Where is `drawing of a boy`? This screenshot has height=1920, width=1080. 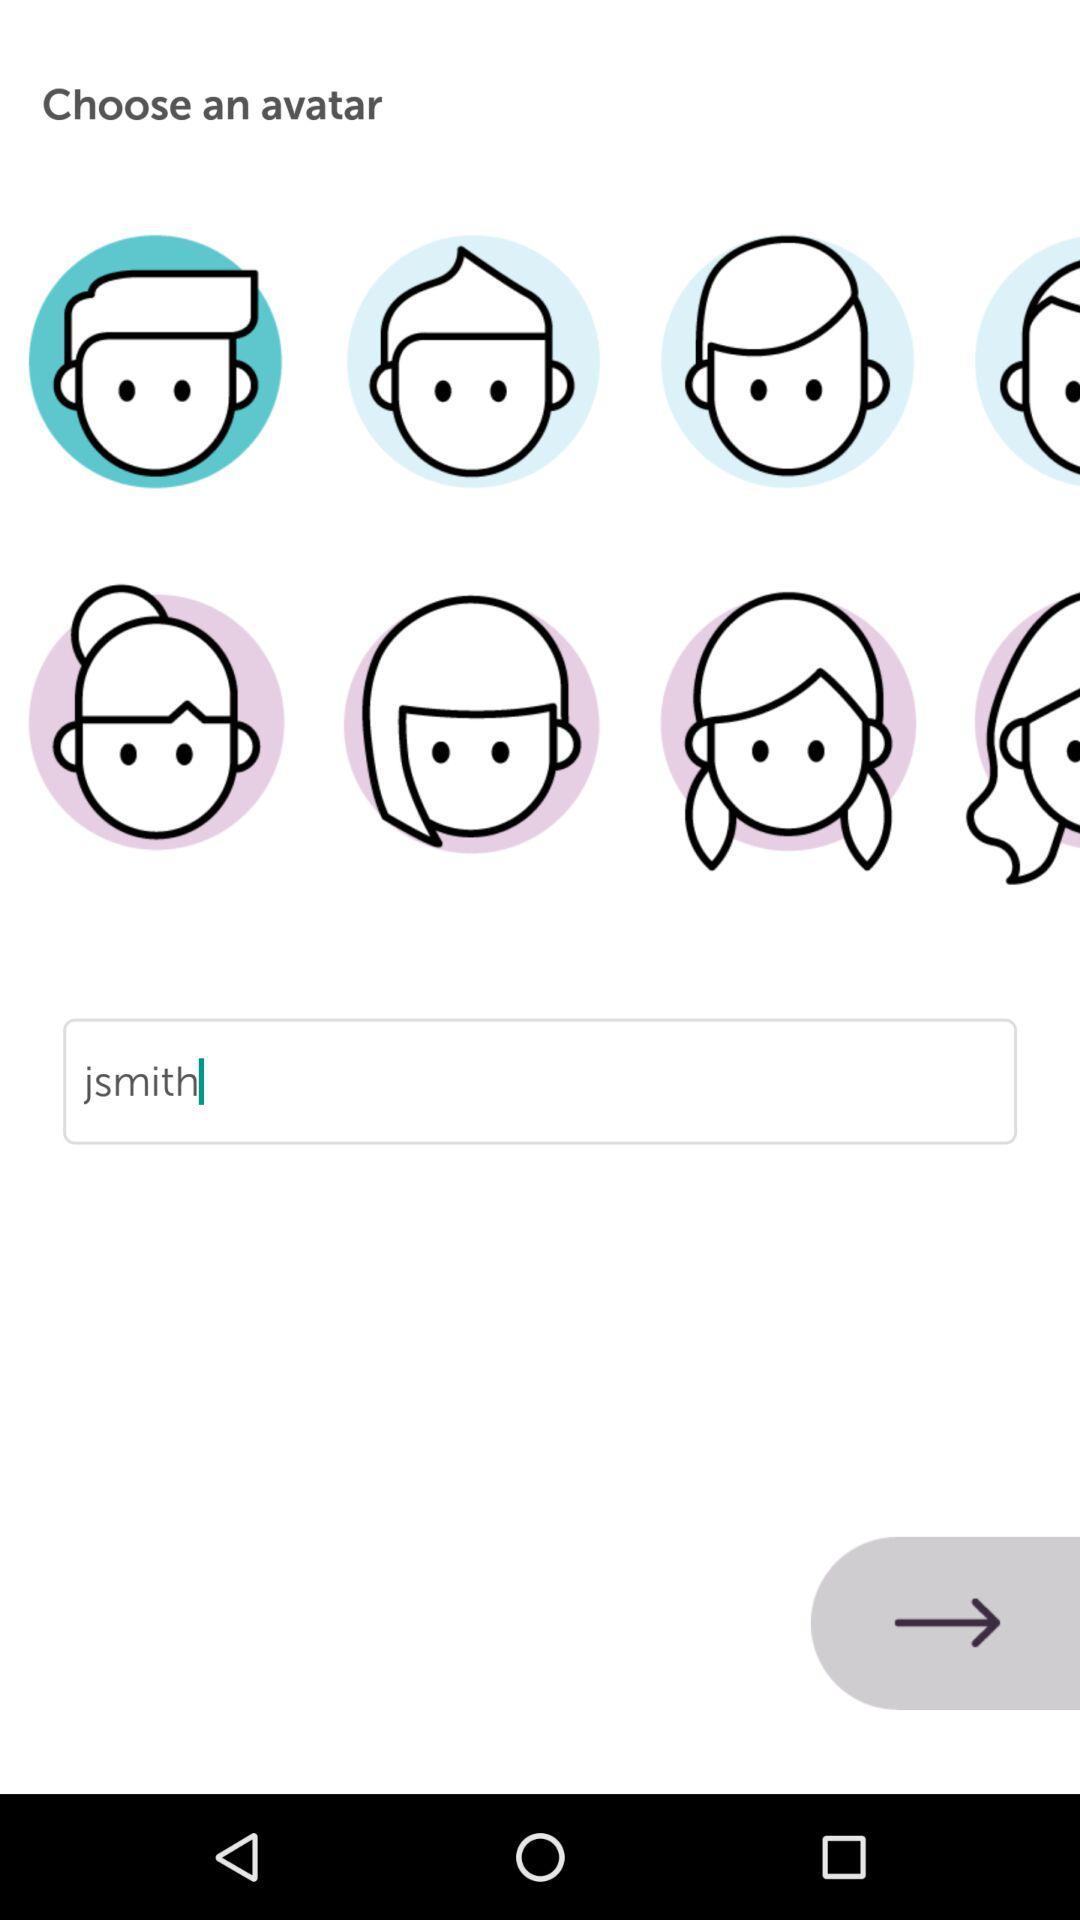
drawing of a boy is located at coordinates (156, 391).